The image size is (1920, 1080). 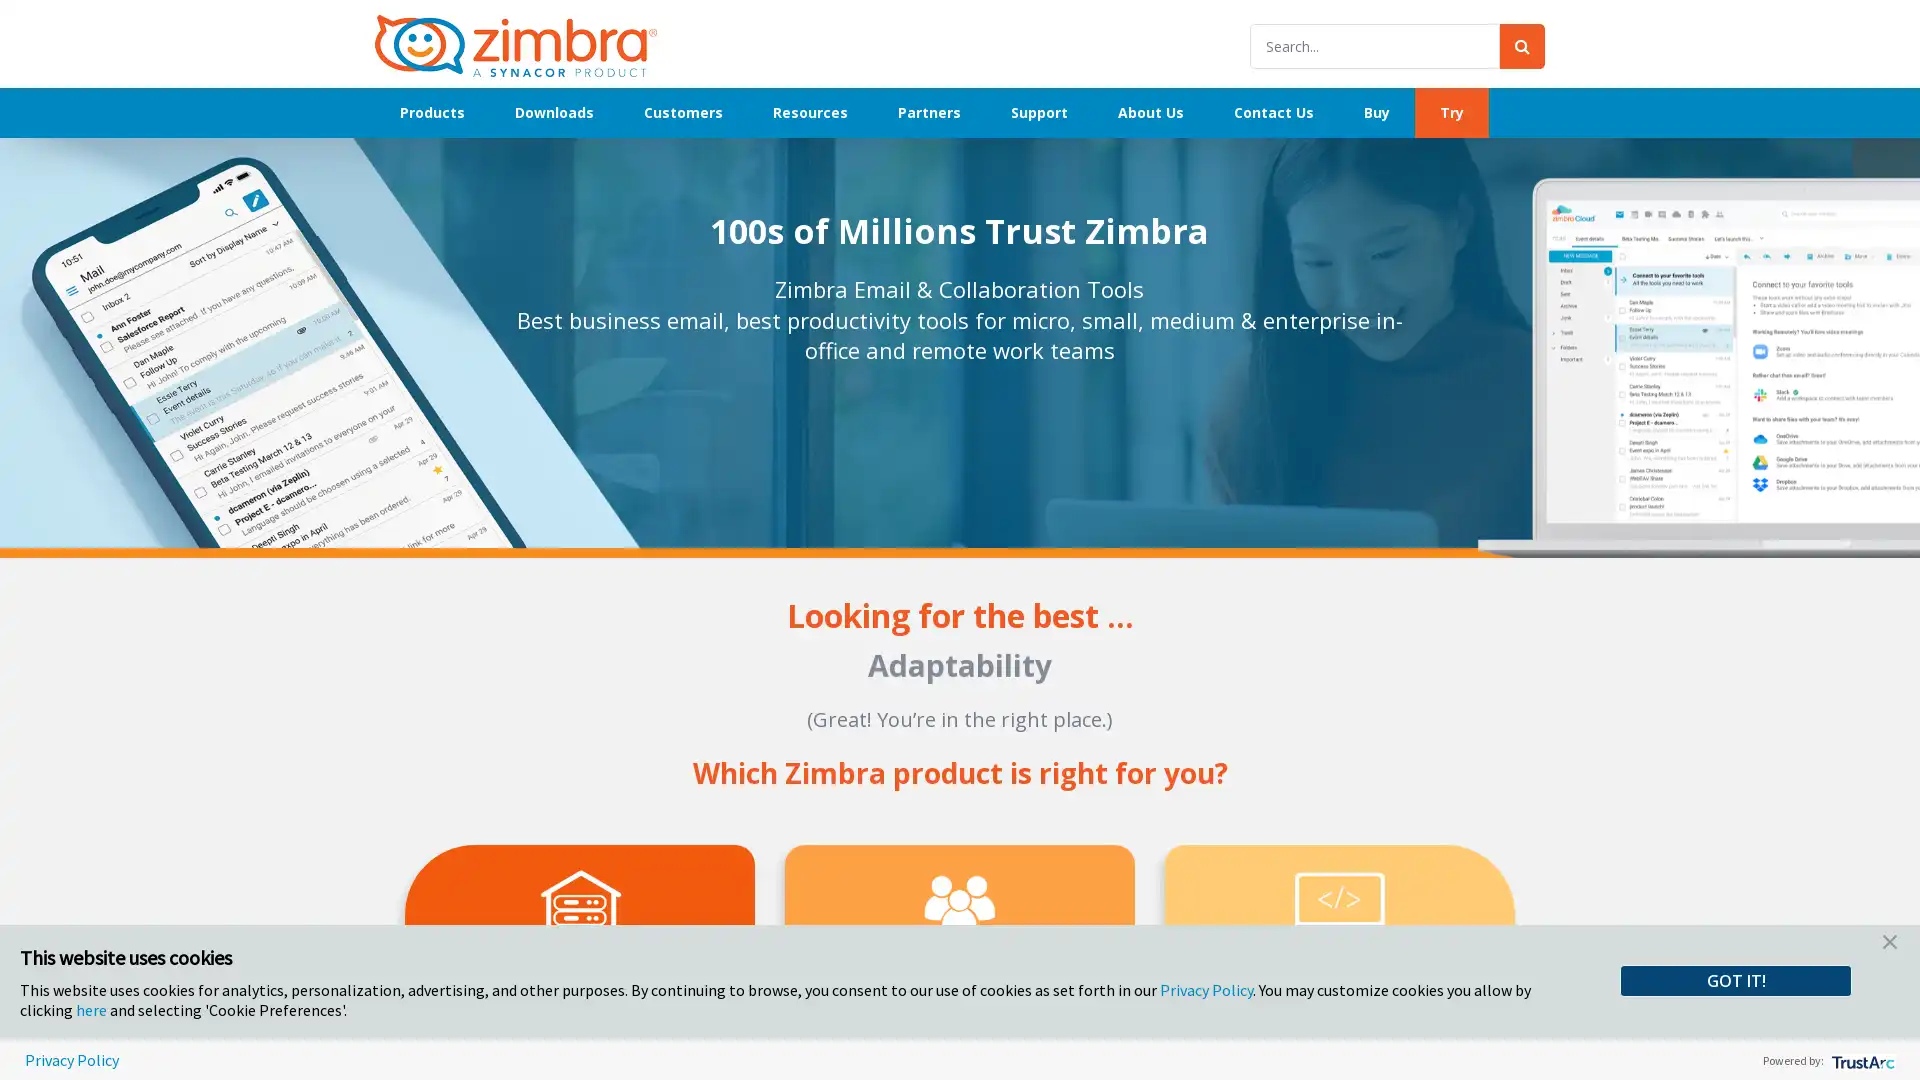 I want to click on close banner, so click(x=1889, y=945).